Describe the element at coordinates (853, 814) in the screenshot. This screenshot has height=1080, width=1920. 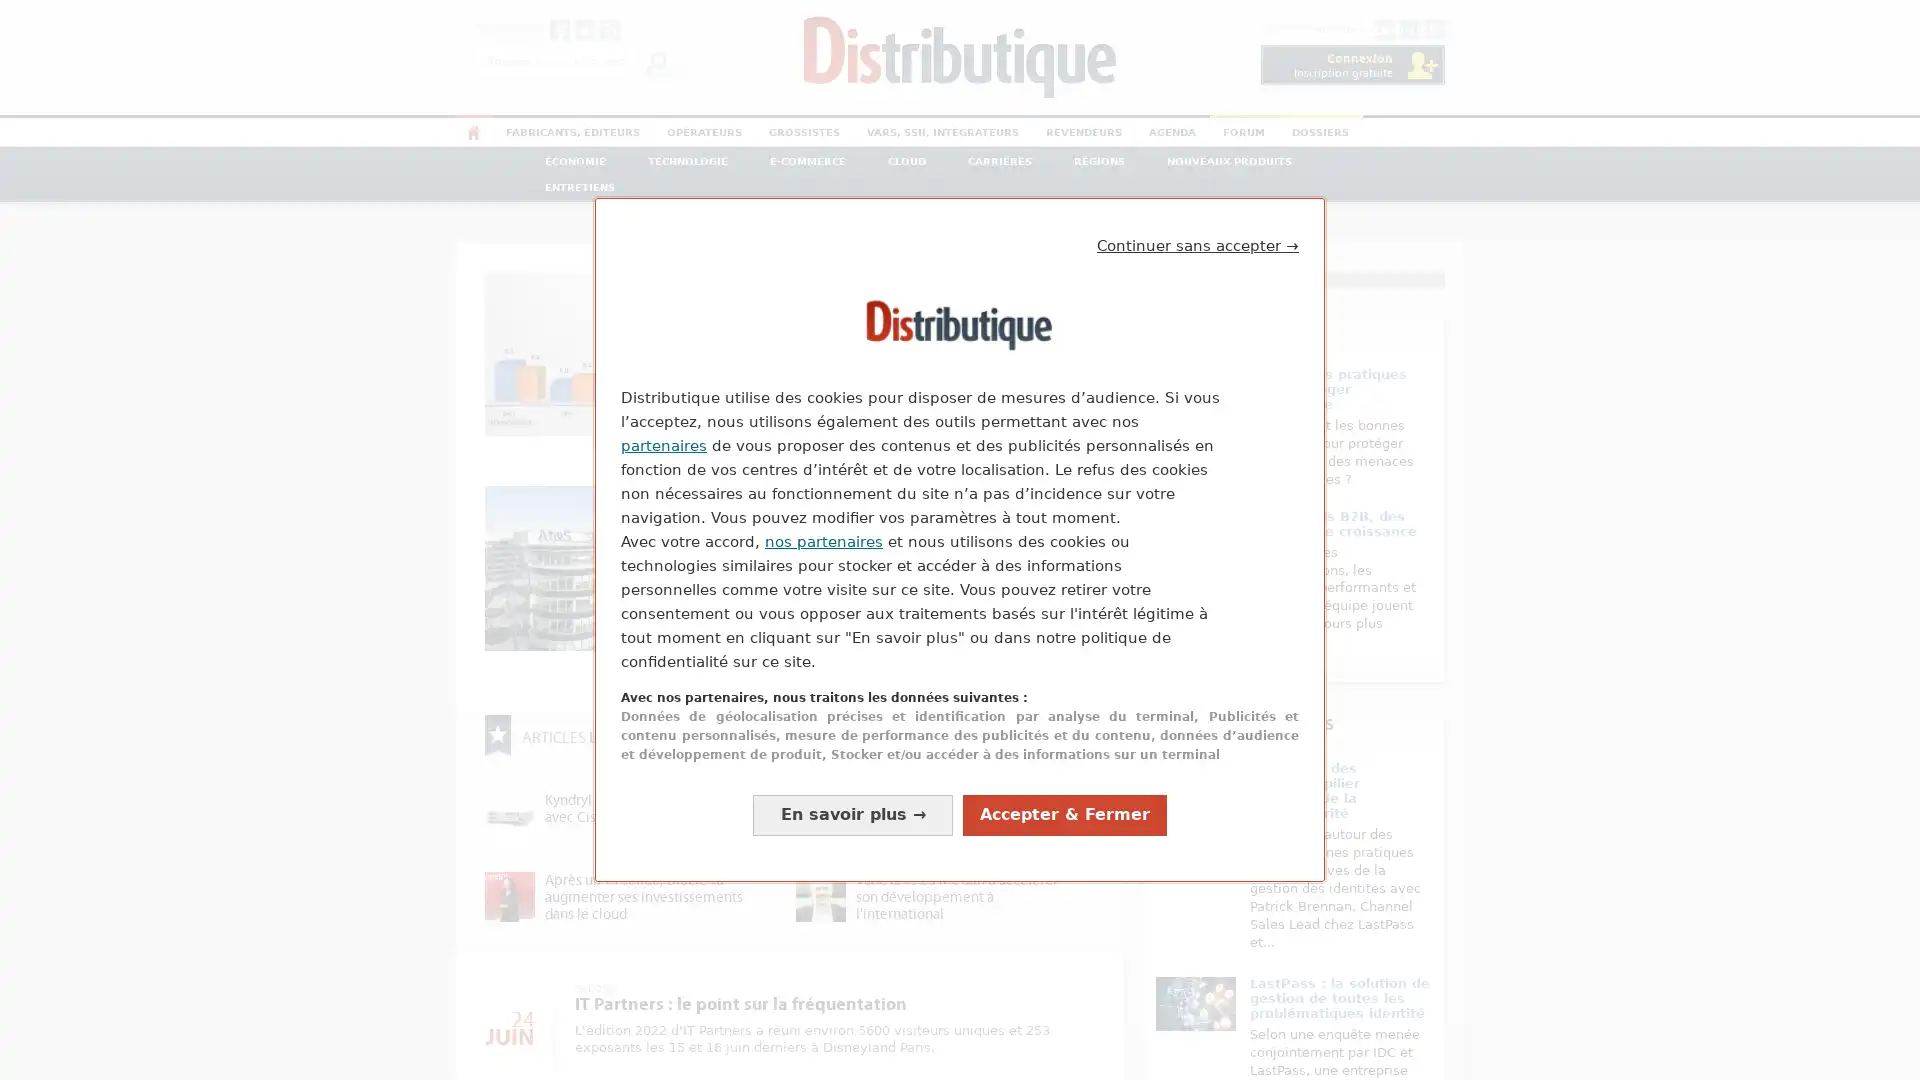
I see `Configurer vos consentements` at that location.